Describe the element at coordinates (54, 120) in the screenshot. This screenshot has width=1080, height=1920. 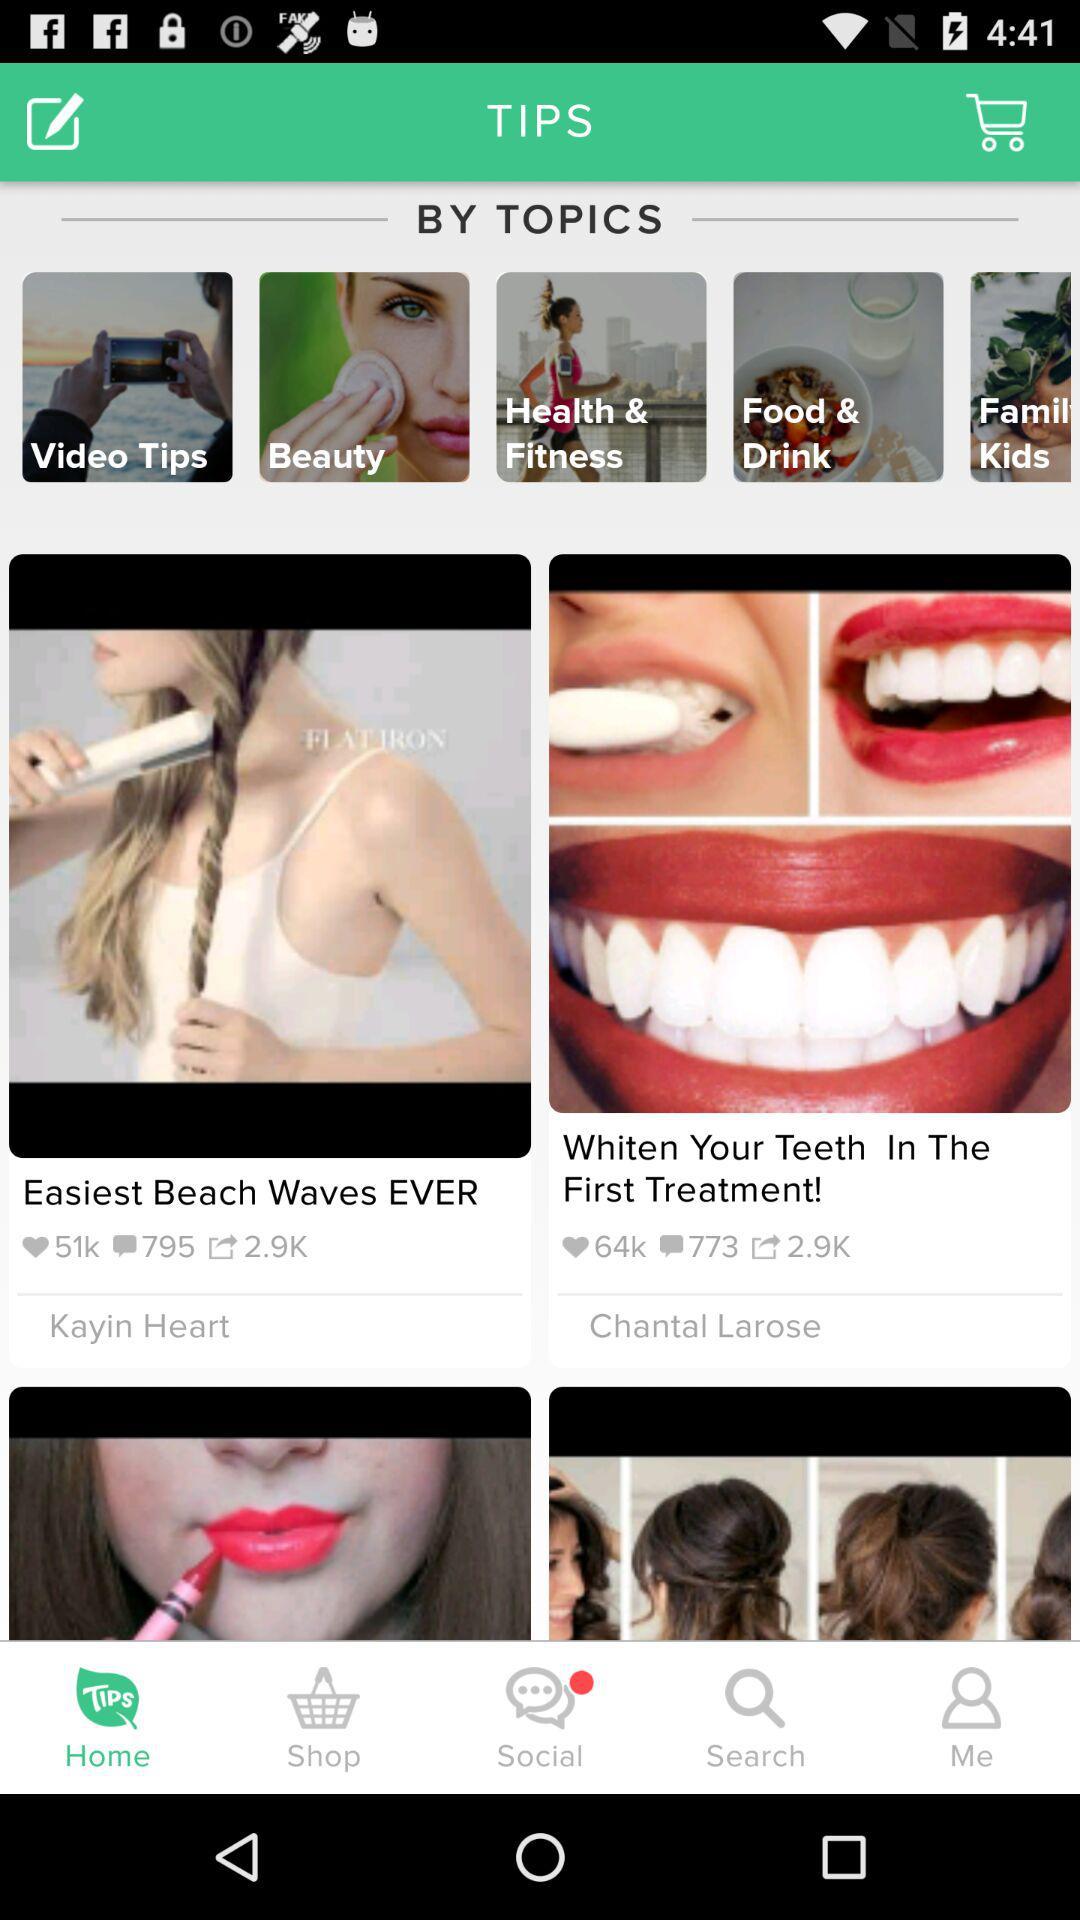
I see `the item to the left of by topics` at that location.